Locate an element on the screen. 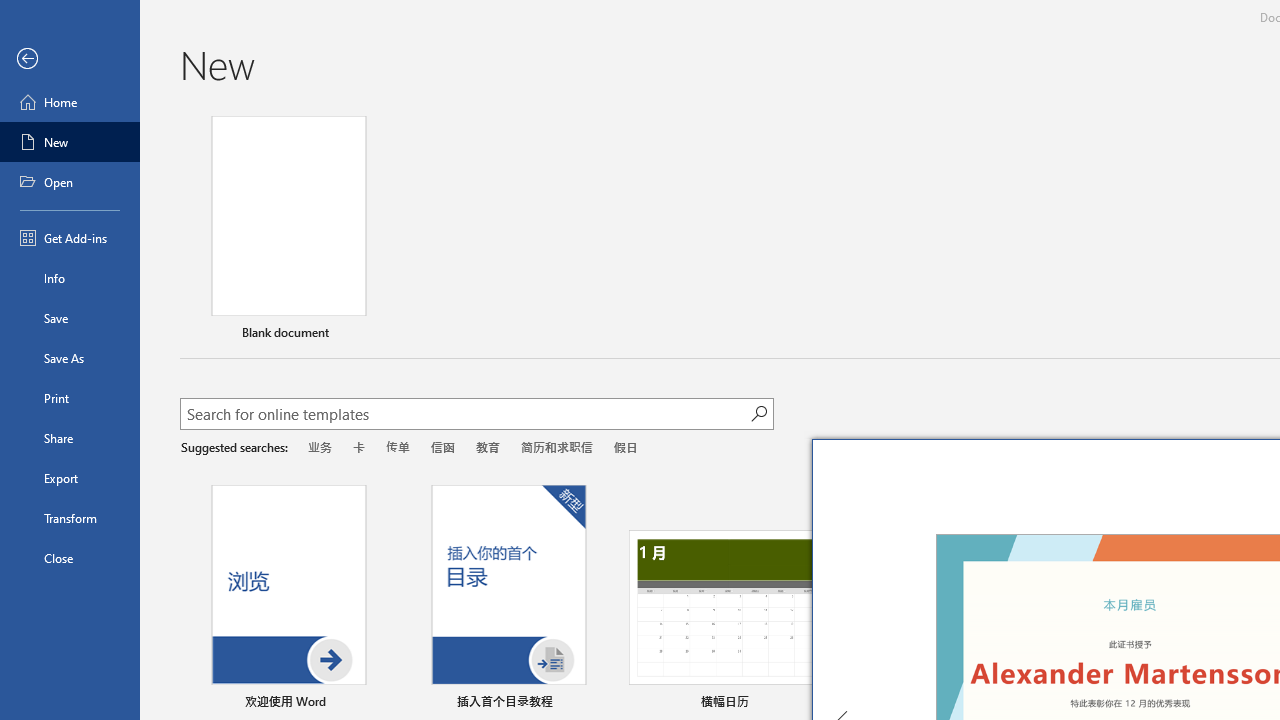  'Start searching' is located at coordinates (758, 412).